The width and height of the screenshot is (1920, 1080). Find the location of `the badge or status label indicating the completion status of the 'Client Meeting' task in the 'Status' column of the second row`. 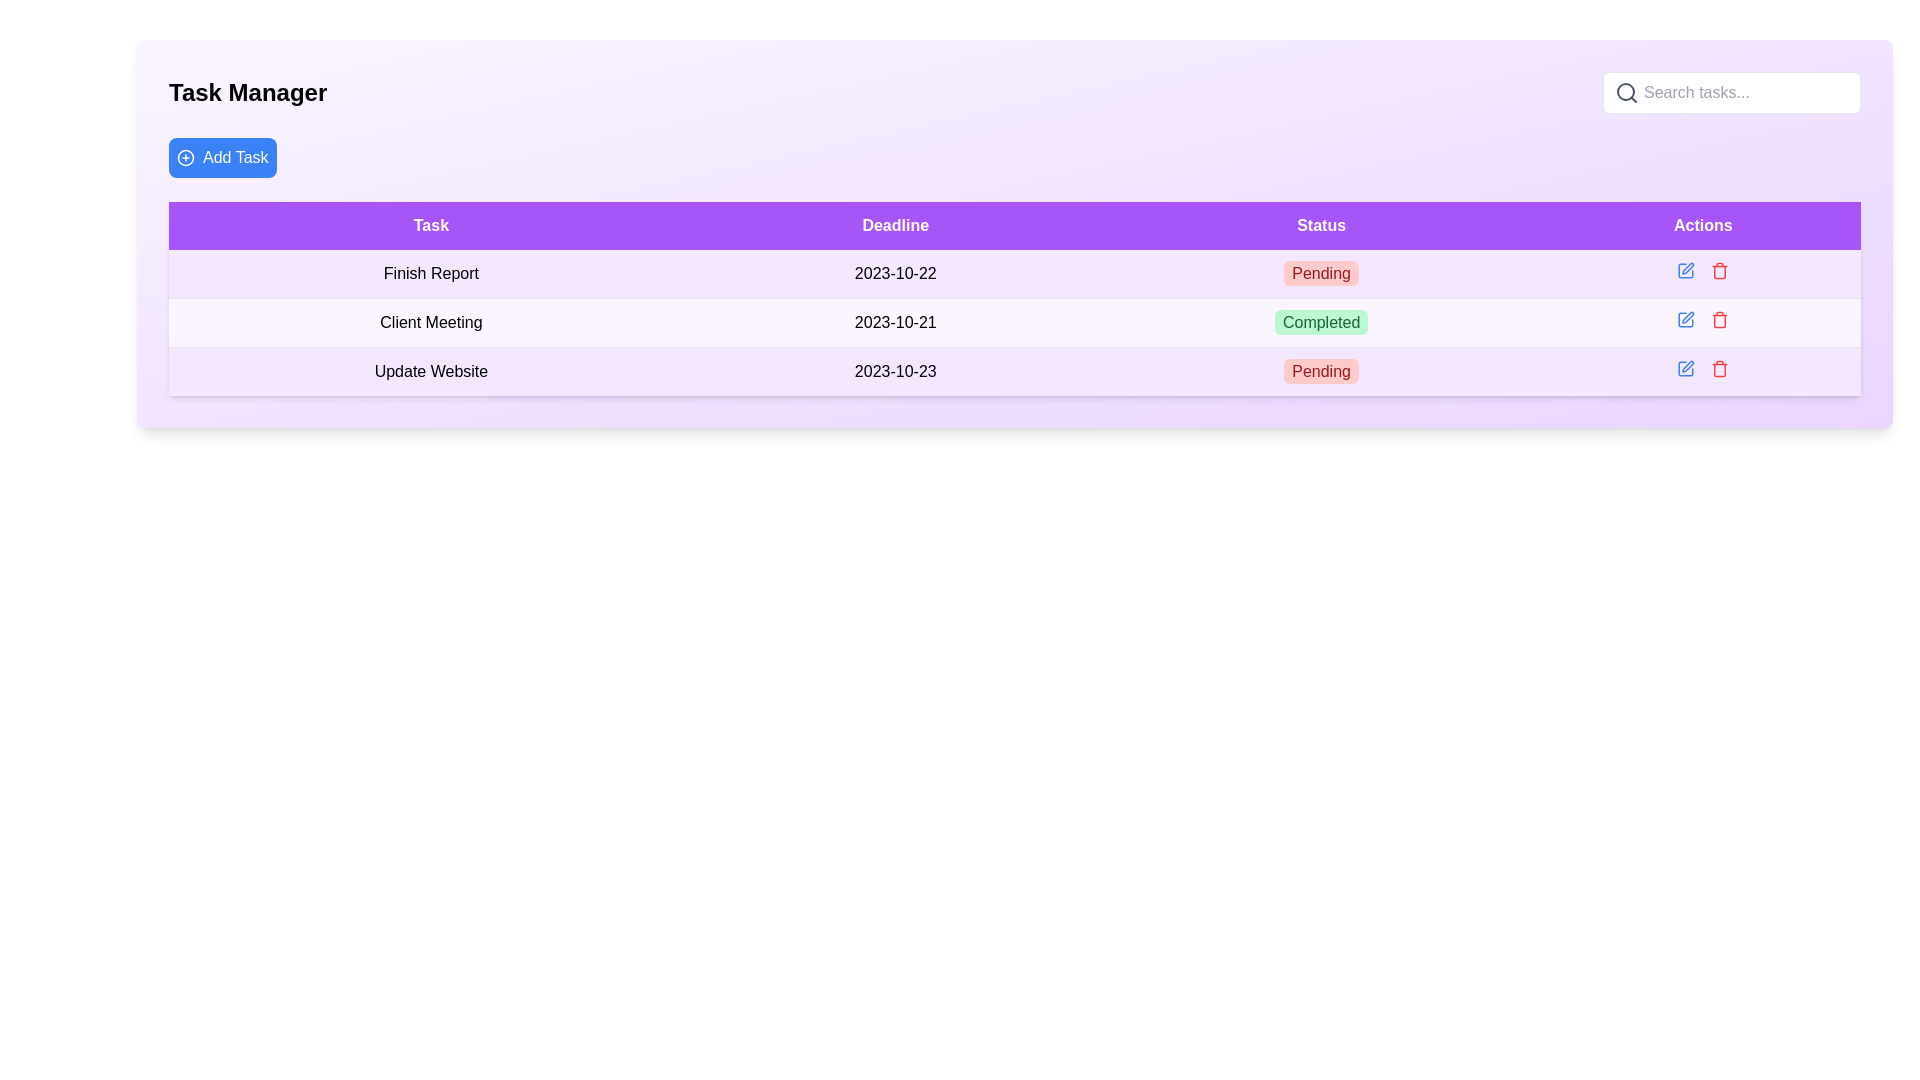

the badge or status label indicating the completion status of the 'Client Meeting' task in the 'Status' column of the second row is located at coordinates (1321, 322).